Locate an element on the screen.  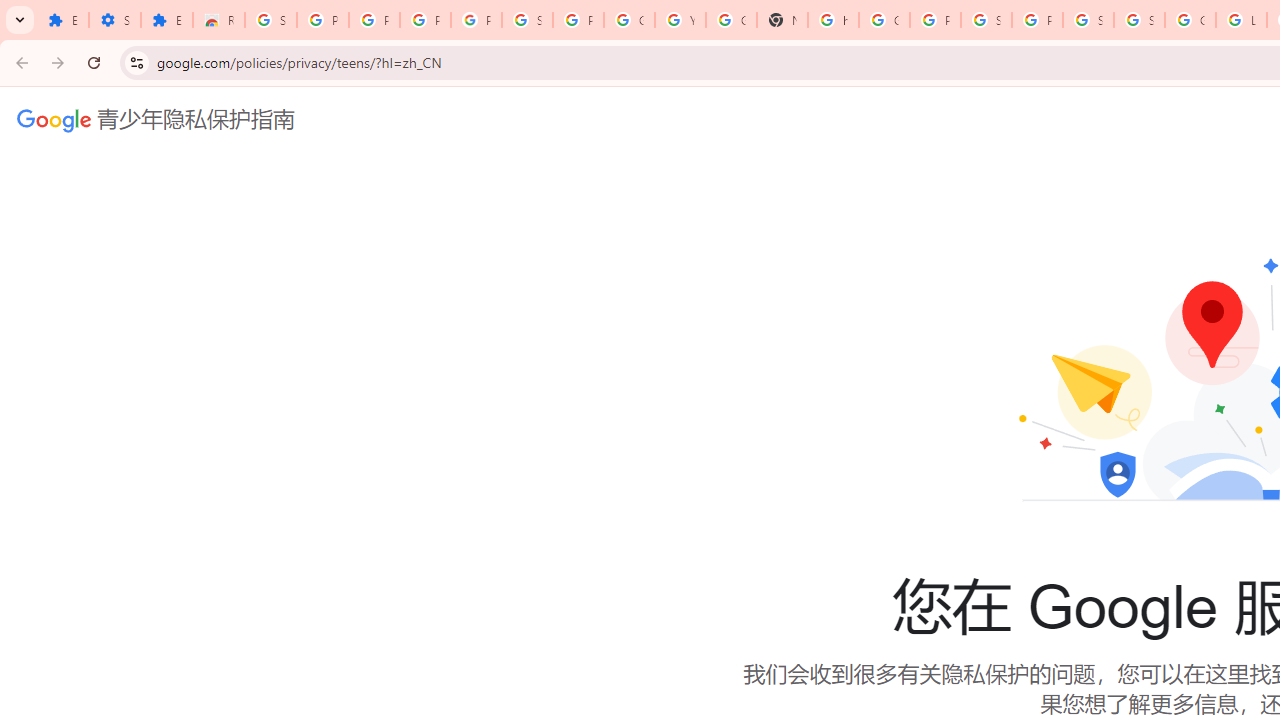
'https://scholar.google.com/' is located at coordinates (833, 20).